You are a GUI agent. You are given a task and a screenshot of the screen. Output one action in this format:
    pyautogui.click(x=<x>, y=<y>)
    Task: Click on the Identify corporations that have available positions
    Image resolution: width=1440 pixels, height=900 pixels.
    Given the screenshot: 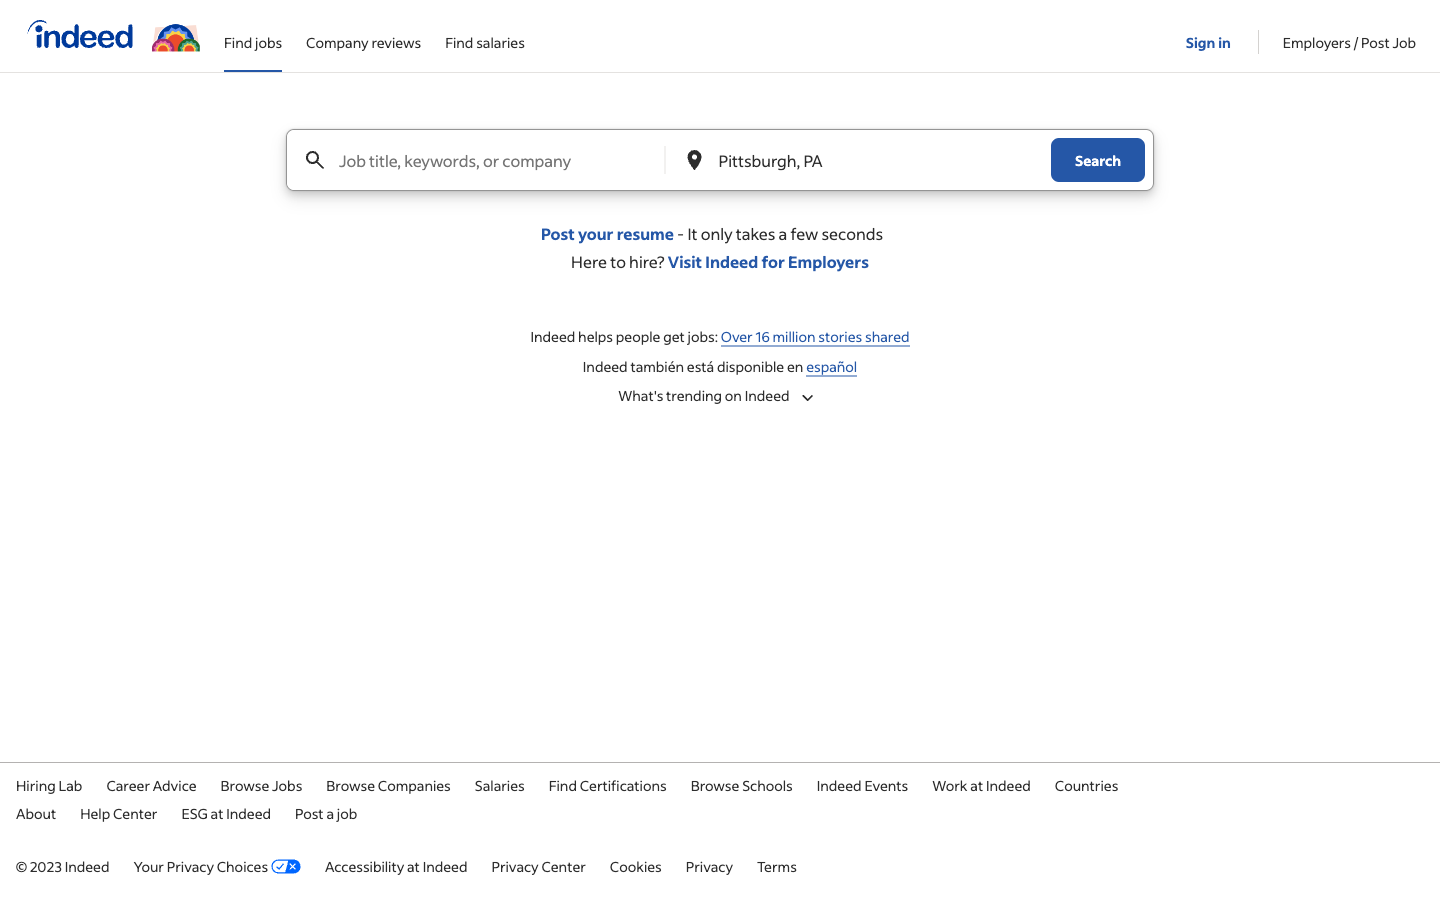 What is the action you would take?
    pyautogui.click(x=387, y=783)
    